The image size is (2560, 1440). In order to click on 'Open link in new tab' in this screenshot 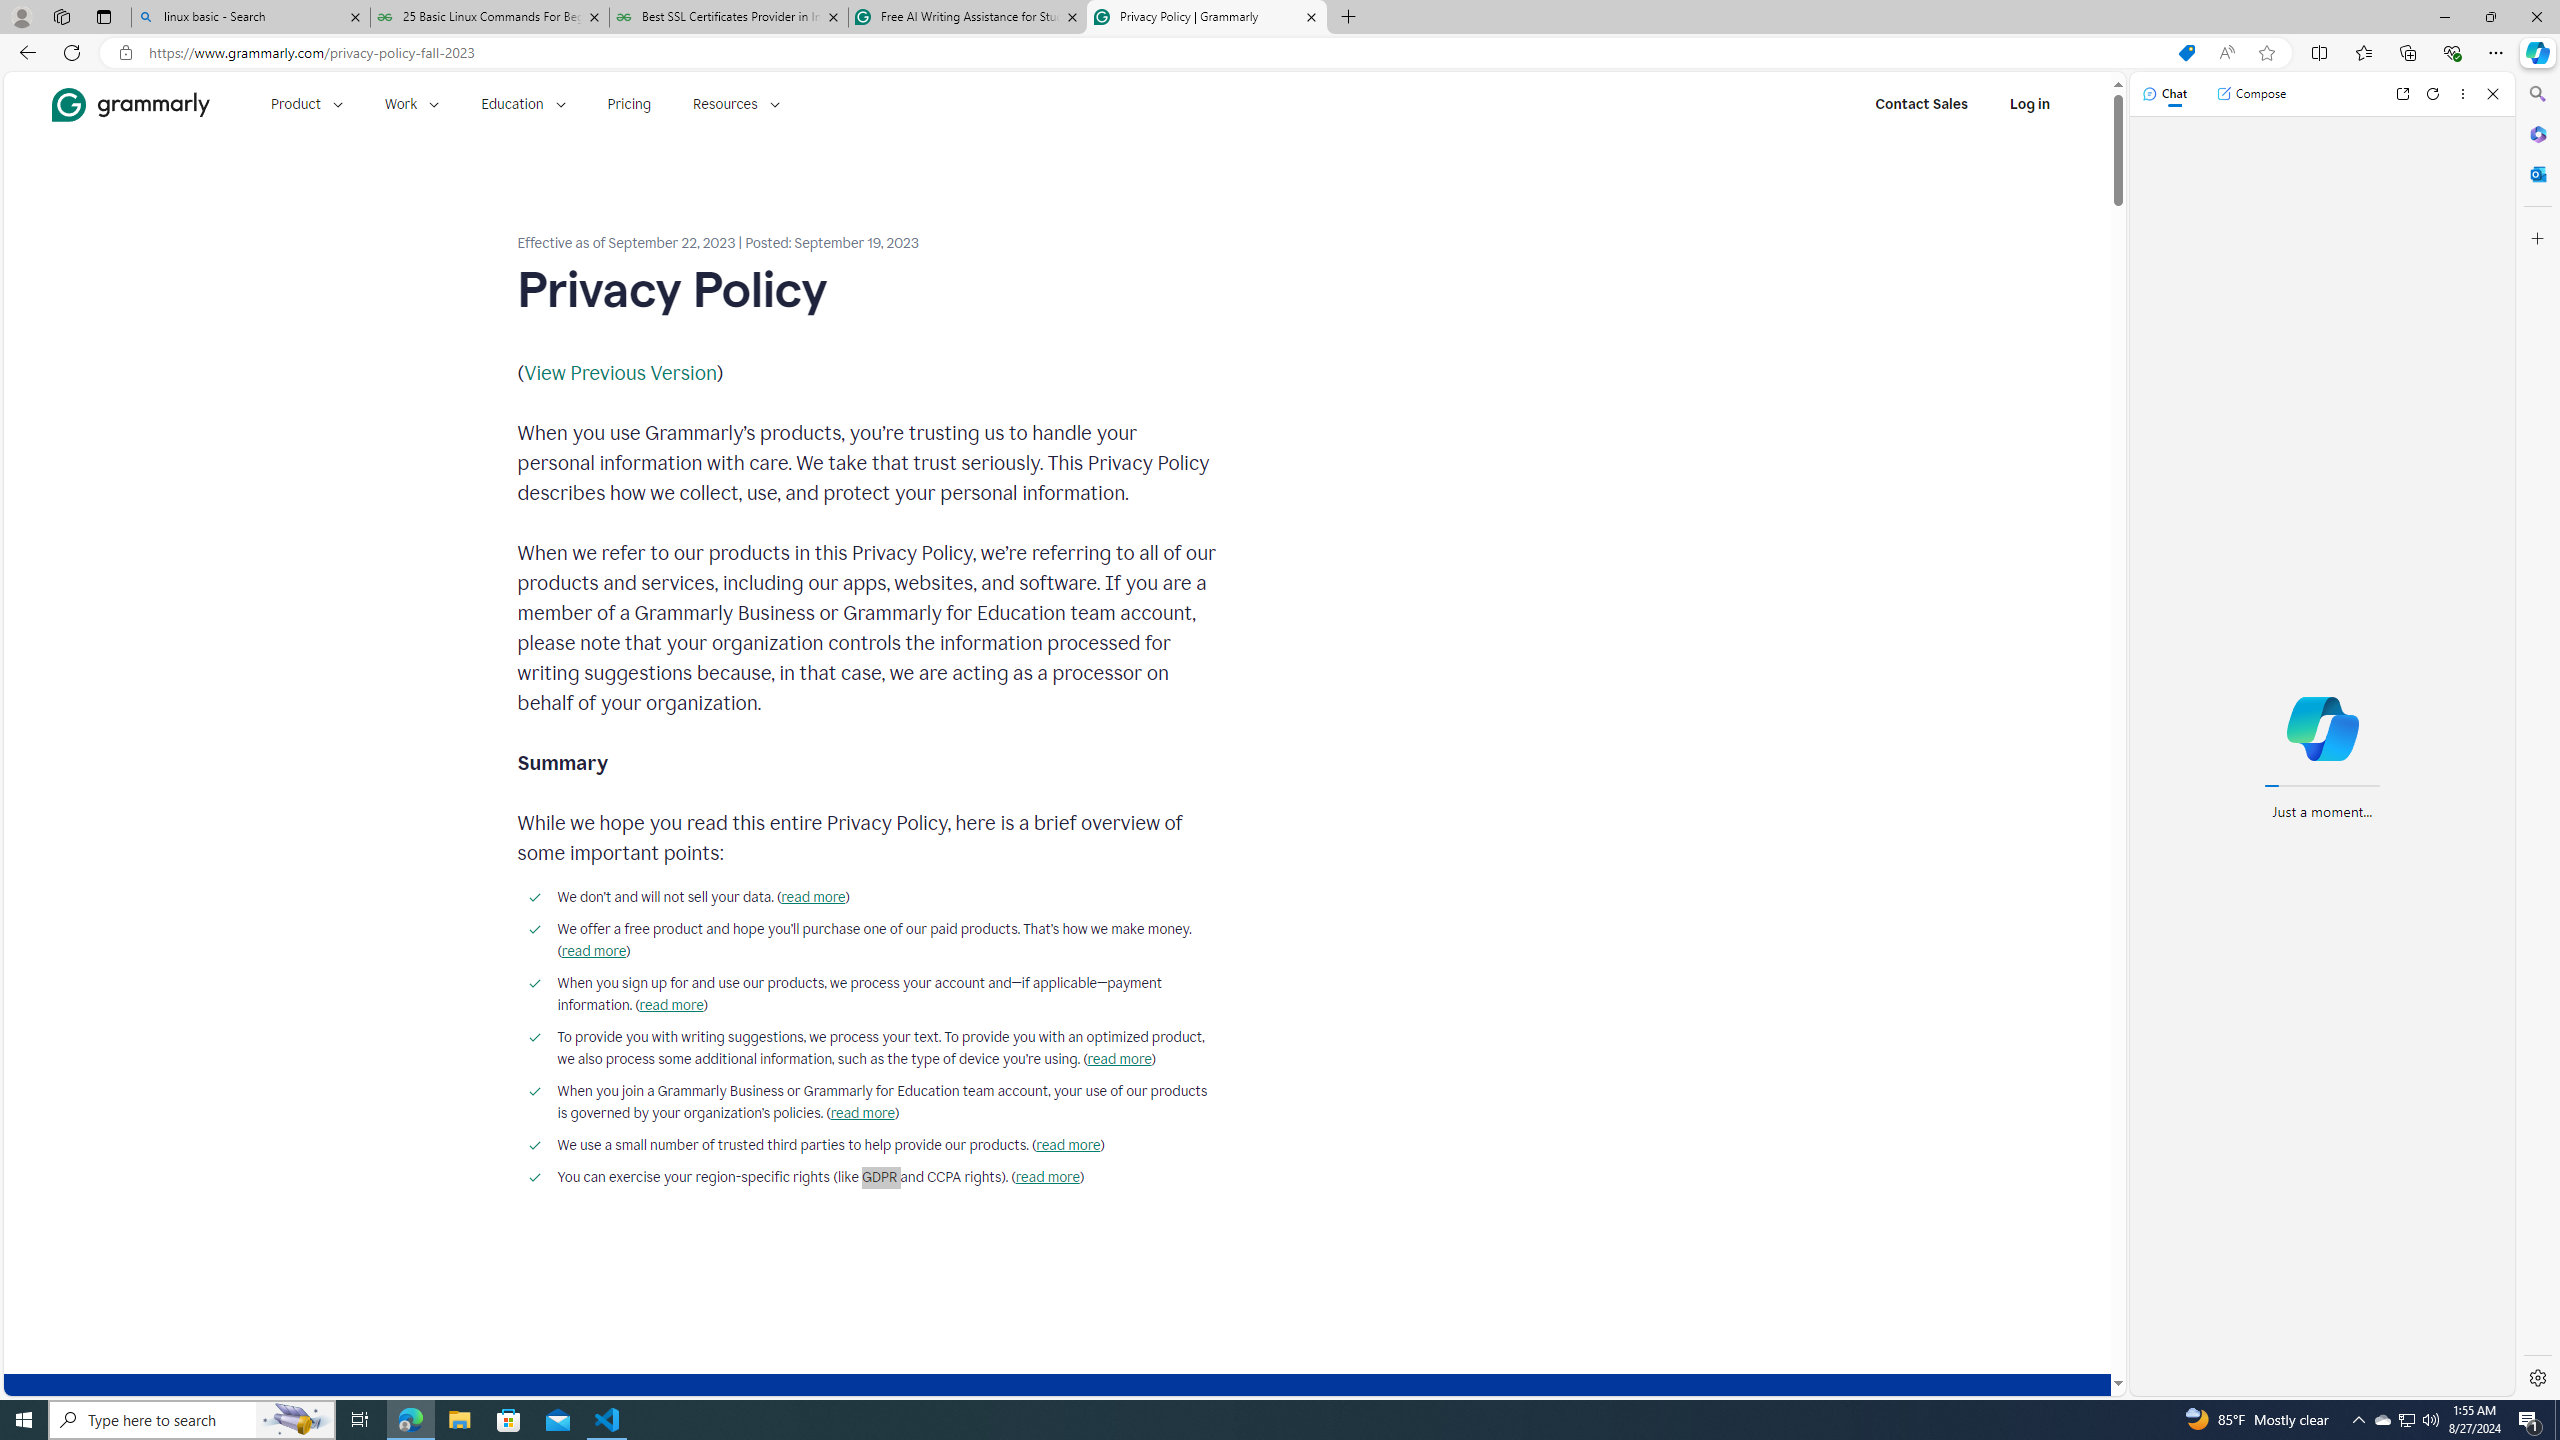, I will do `click(2401, 93)`.